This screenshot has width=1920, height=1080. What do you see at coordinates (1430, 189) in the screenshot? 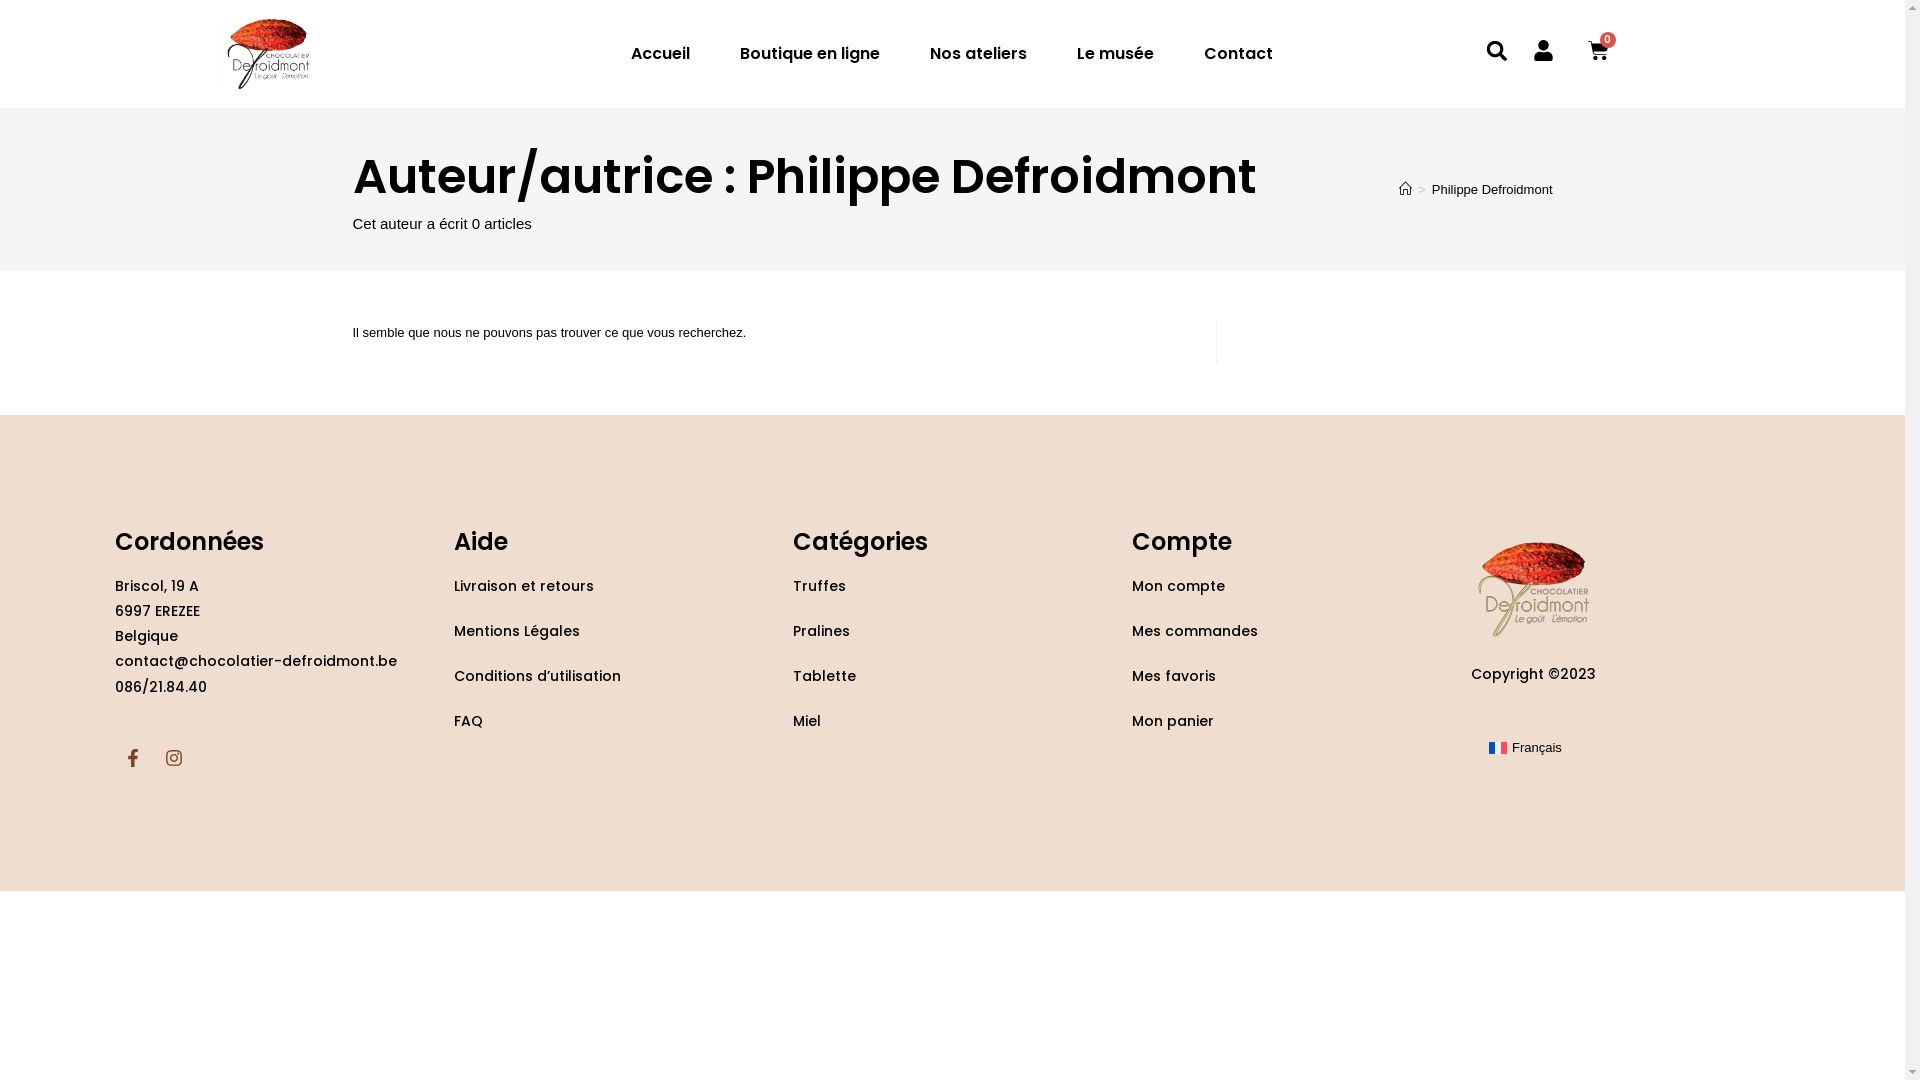
I see `'Philippe Defroidmont'` at bounding box center [1430, 189].